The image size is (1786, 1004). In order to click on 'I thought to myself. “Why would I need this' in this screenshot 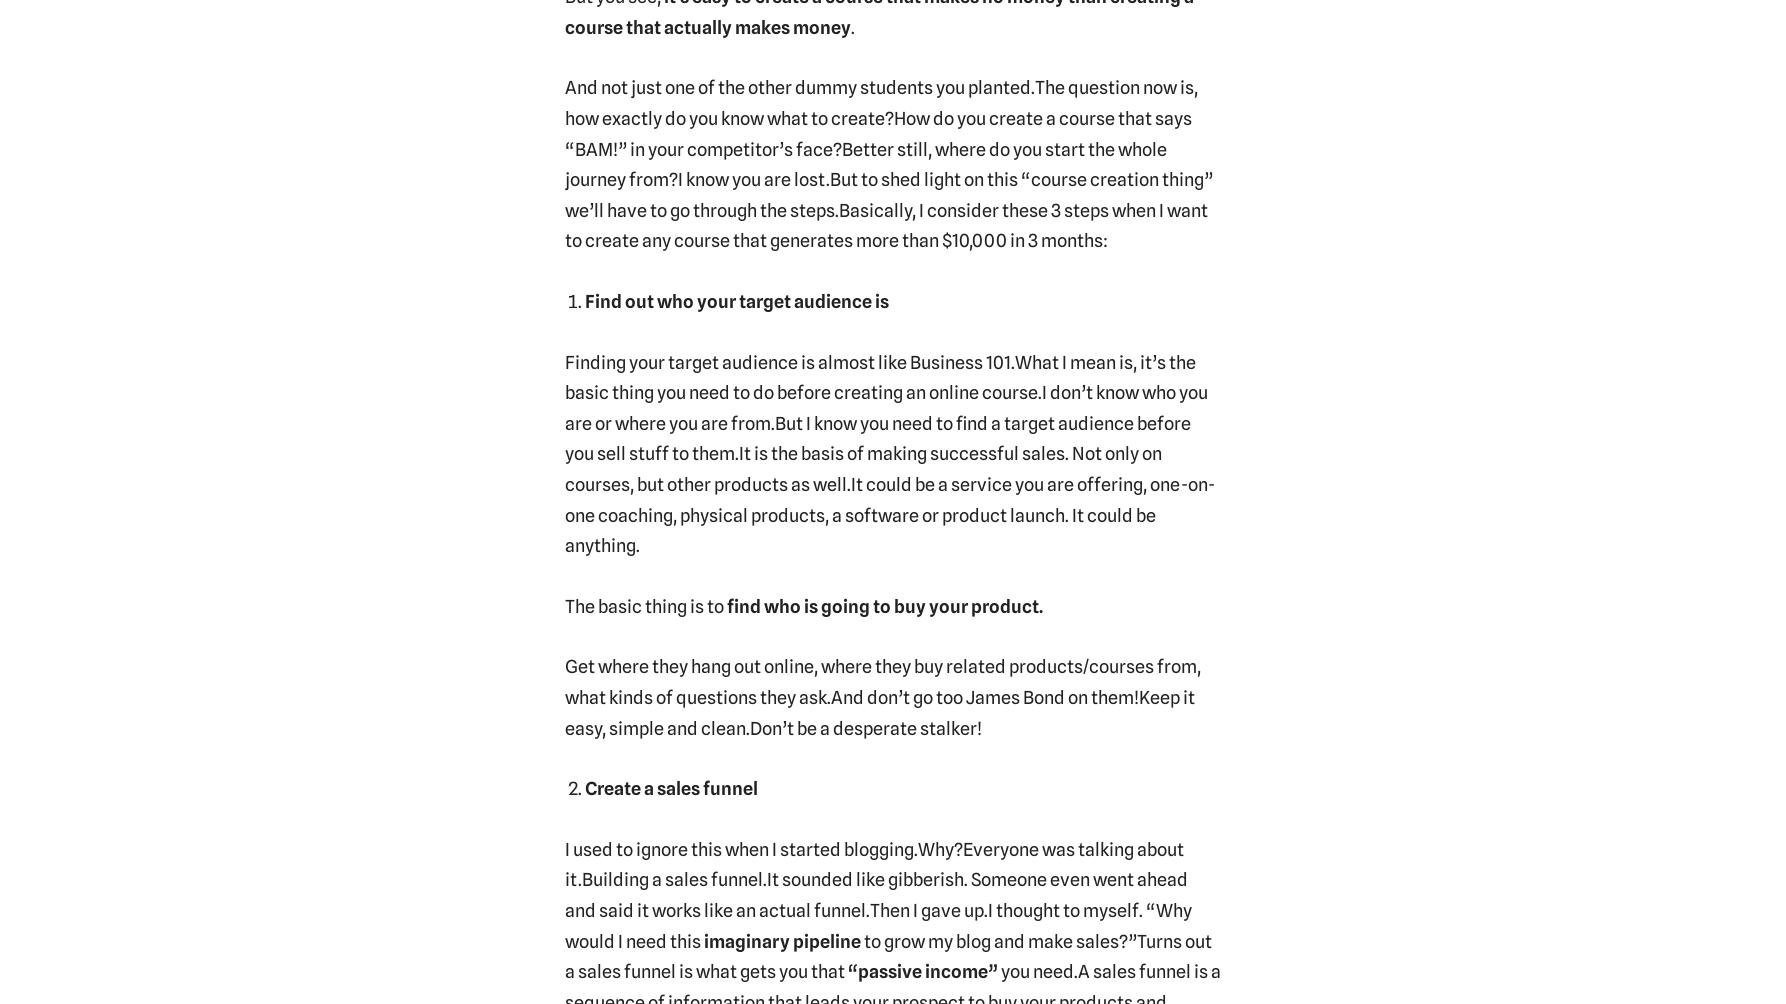, I will do `click(876, 923)`.